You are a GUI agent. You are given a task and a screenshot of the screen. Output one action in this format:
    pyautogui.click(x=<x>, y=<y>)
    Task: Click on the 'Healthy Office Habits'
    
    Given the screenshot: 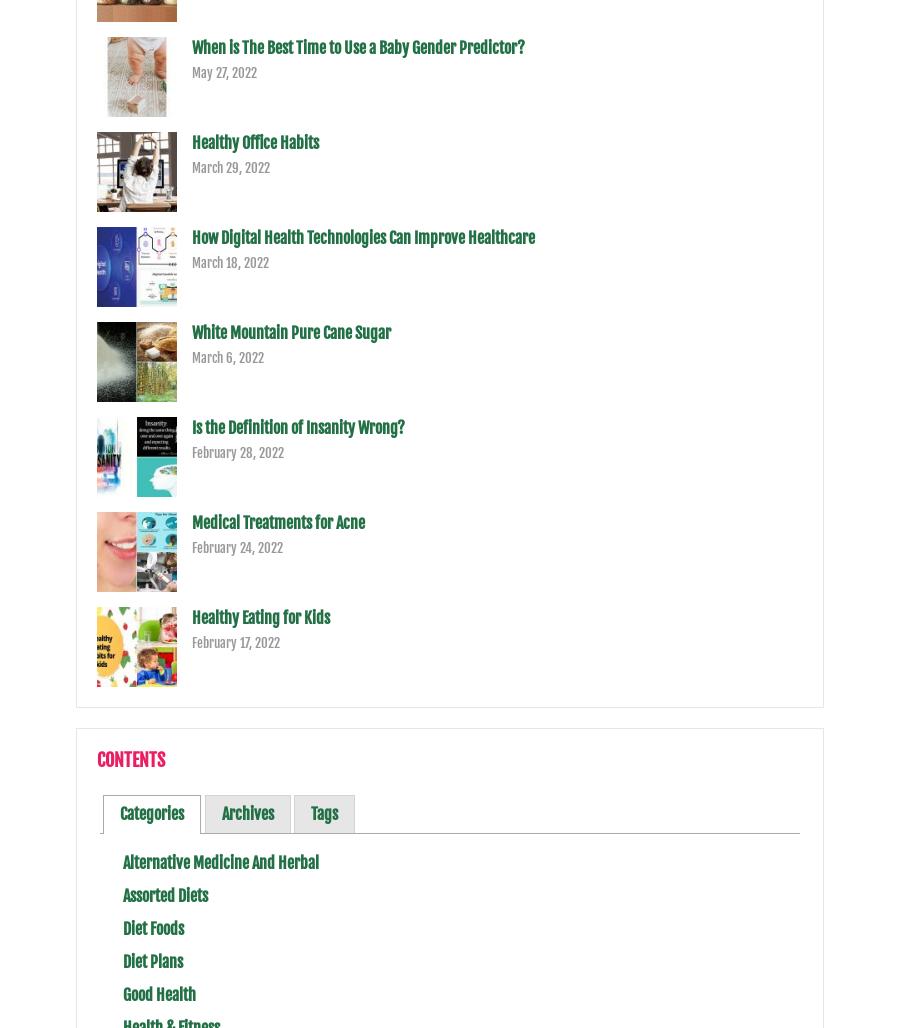 What is the action you would take?
    pyautogui.click(x=254, y=142)
    